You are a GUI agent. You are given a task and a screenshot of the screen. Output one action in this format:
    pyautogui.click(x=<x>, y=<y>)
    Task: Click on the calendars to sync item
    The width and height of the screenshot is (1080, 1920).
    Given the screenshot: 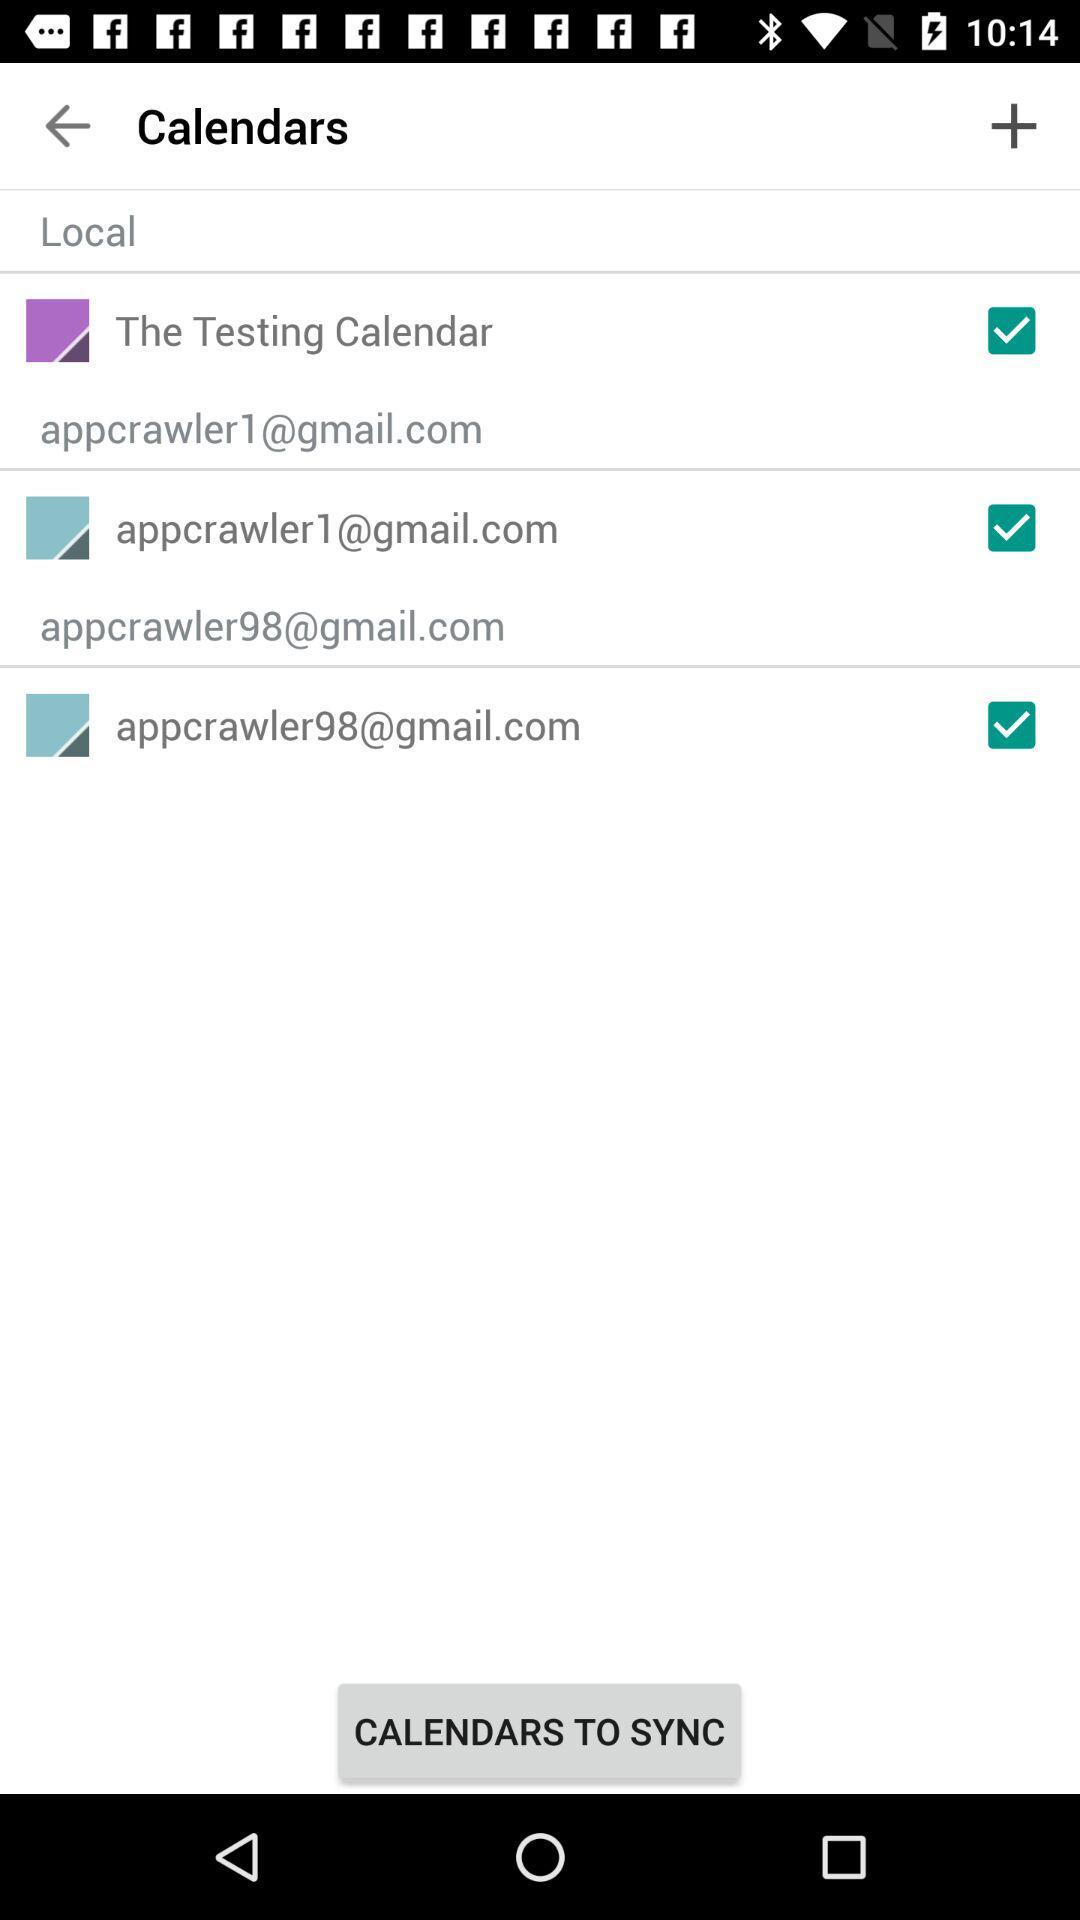 What is the action you would take?
    pyautogui.click(x=538, y=1730)
    